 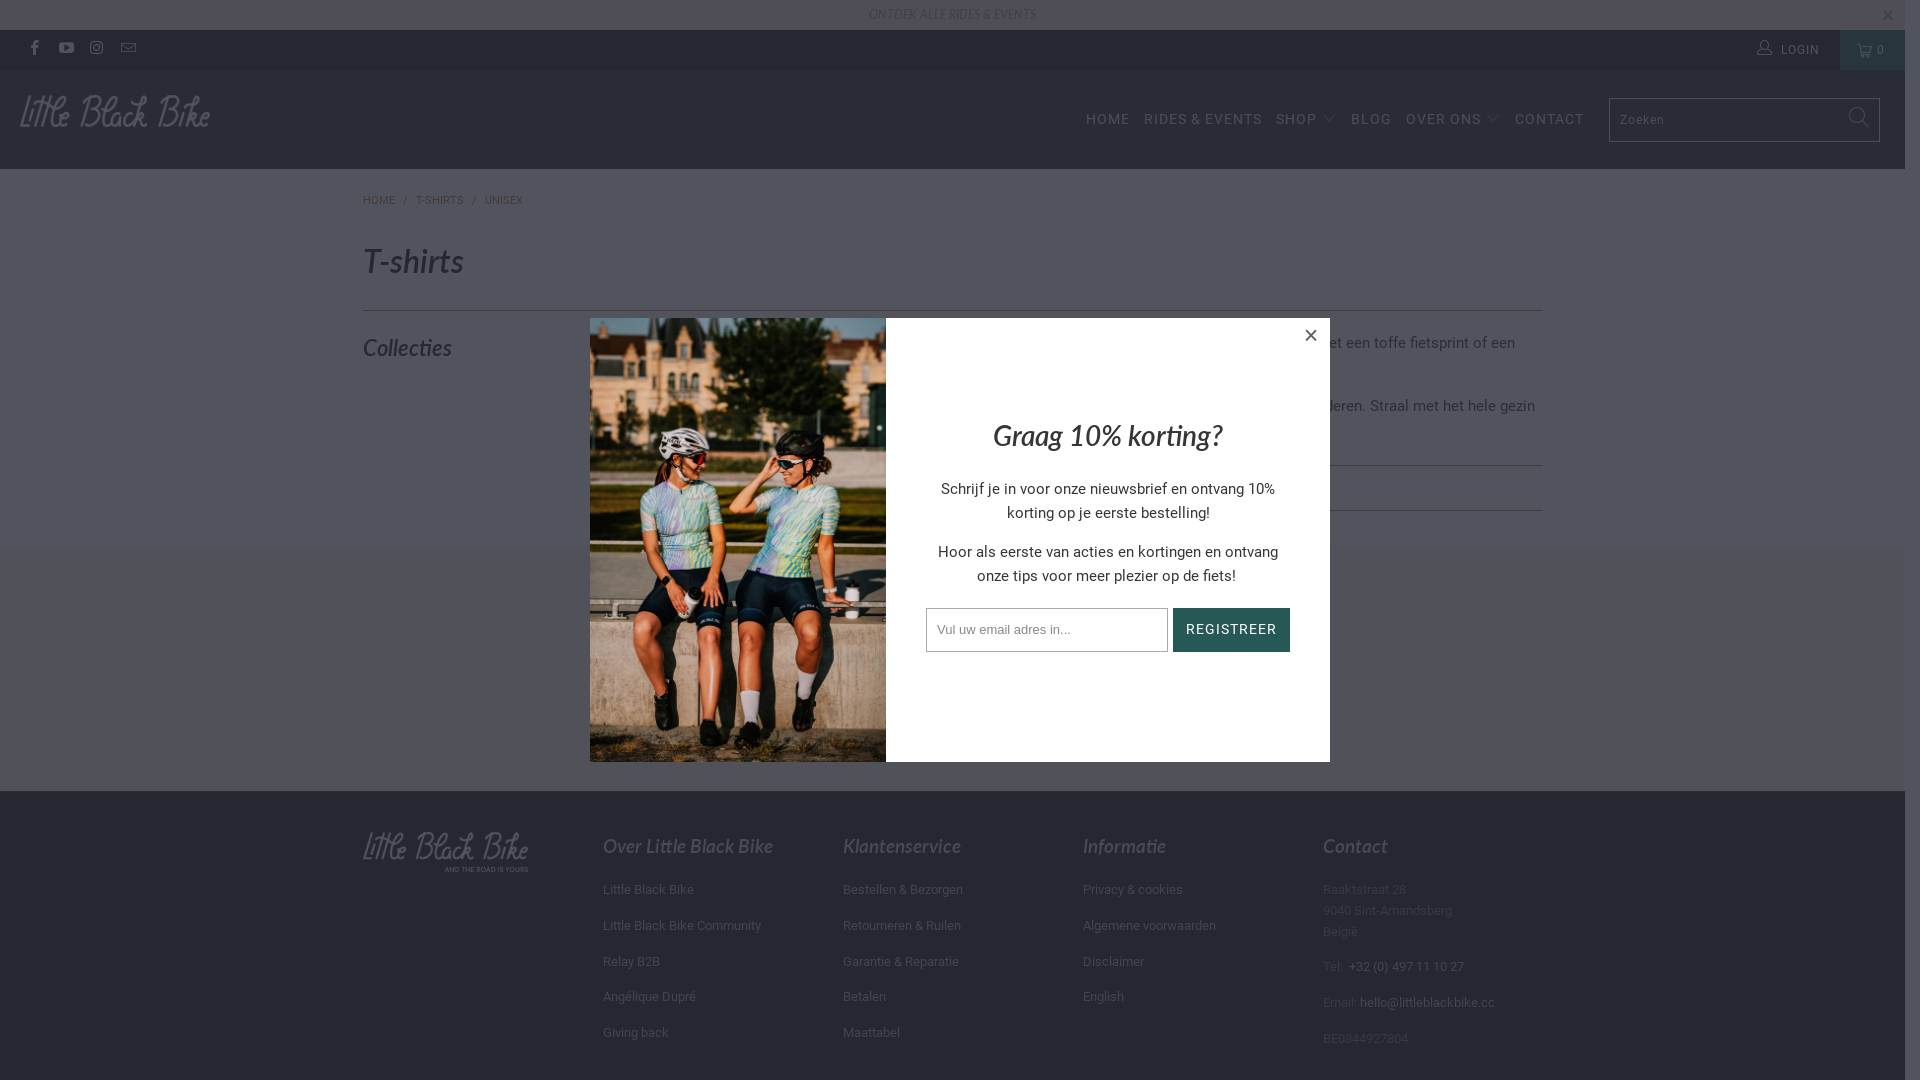 What do you see at coordinates (1132, 888) in the screenshot?
I see `'Privacy & cookies'` at bounding box center [1132, 888].